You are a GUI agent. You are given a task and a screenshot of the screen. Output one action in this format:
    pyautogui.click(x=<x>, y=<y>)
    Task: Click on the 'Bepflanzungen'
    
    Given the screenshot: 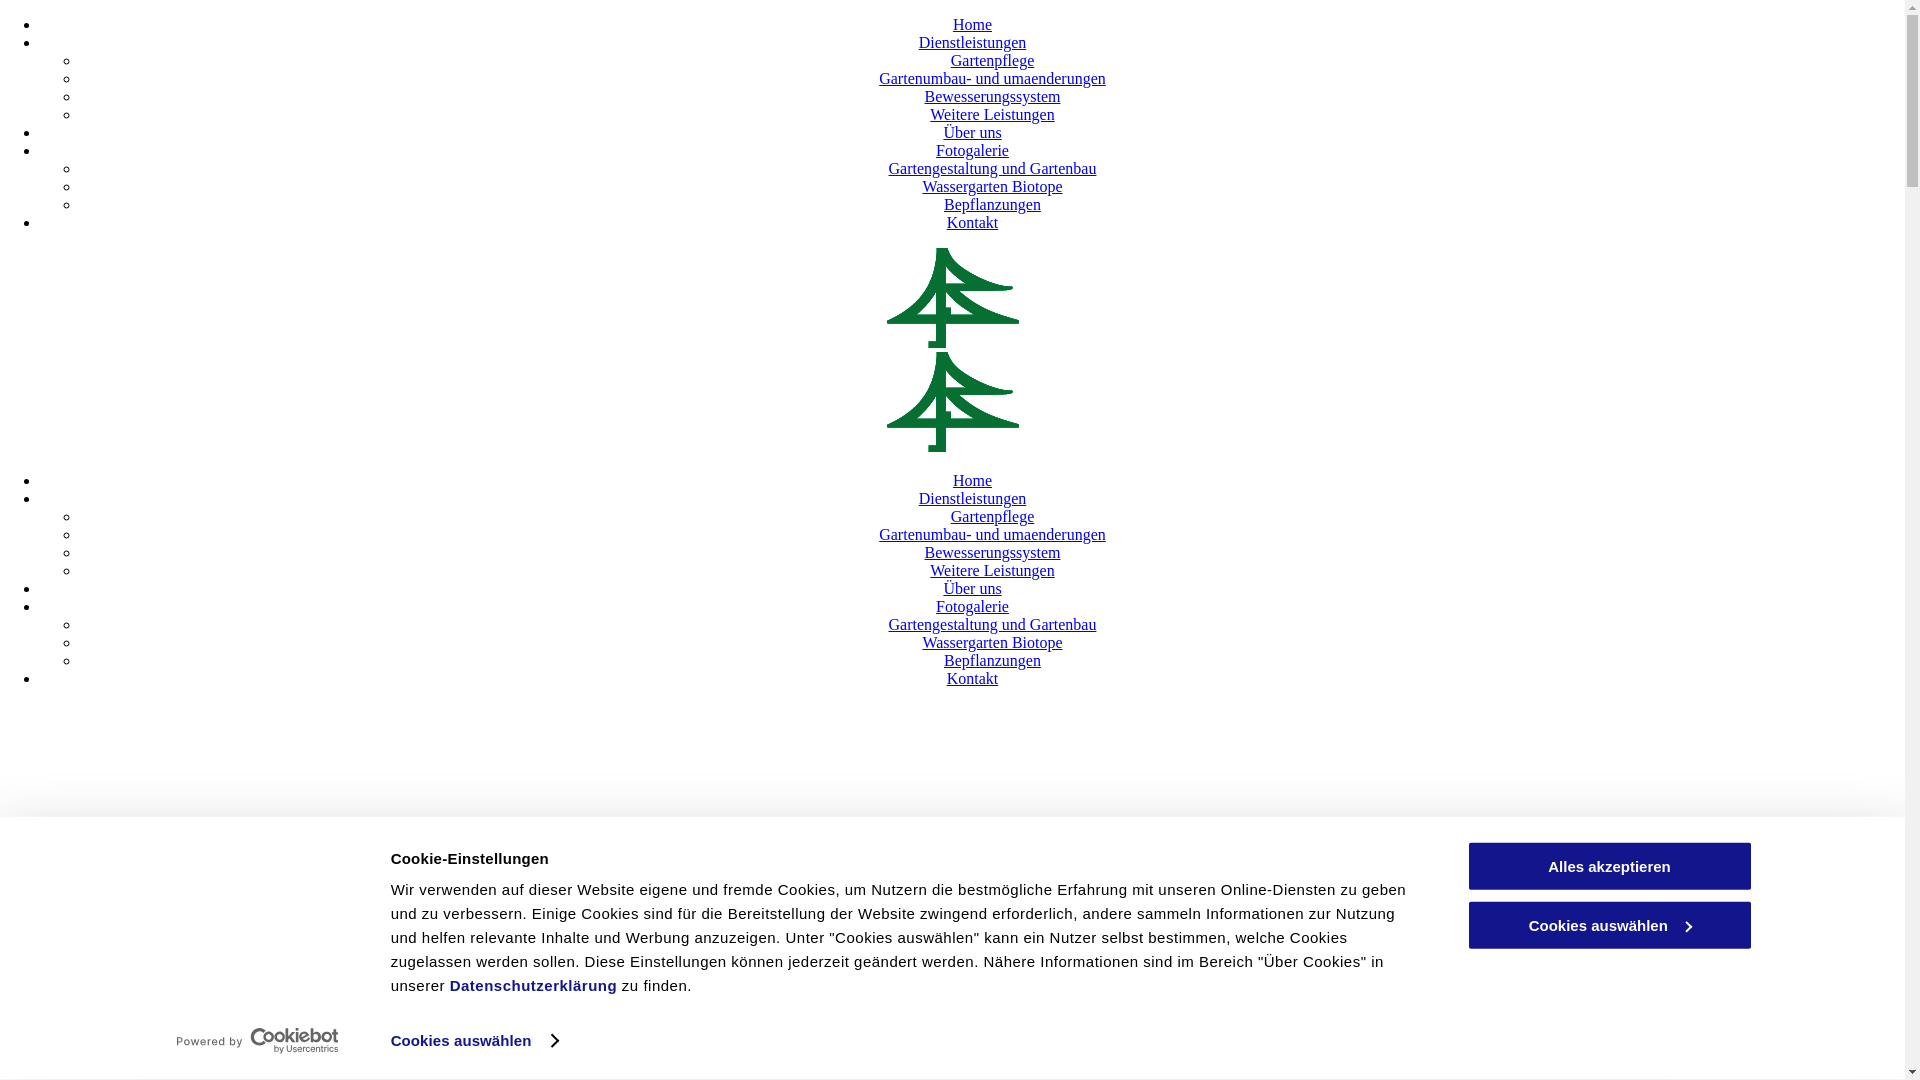 What is the action you would take?
    pyautogui.click(x=992, y=204)
    